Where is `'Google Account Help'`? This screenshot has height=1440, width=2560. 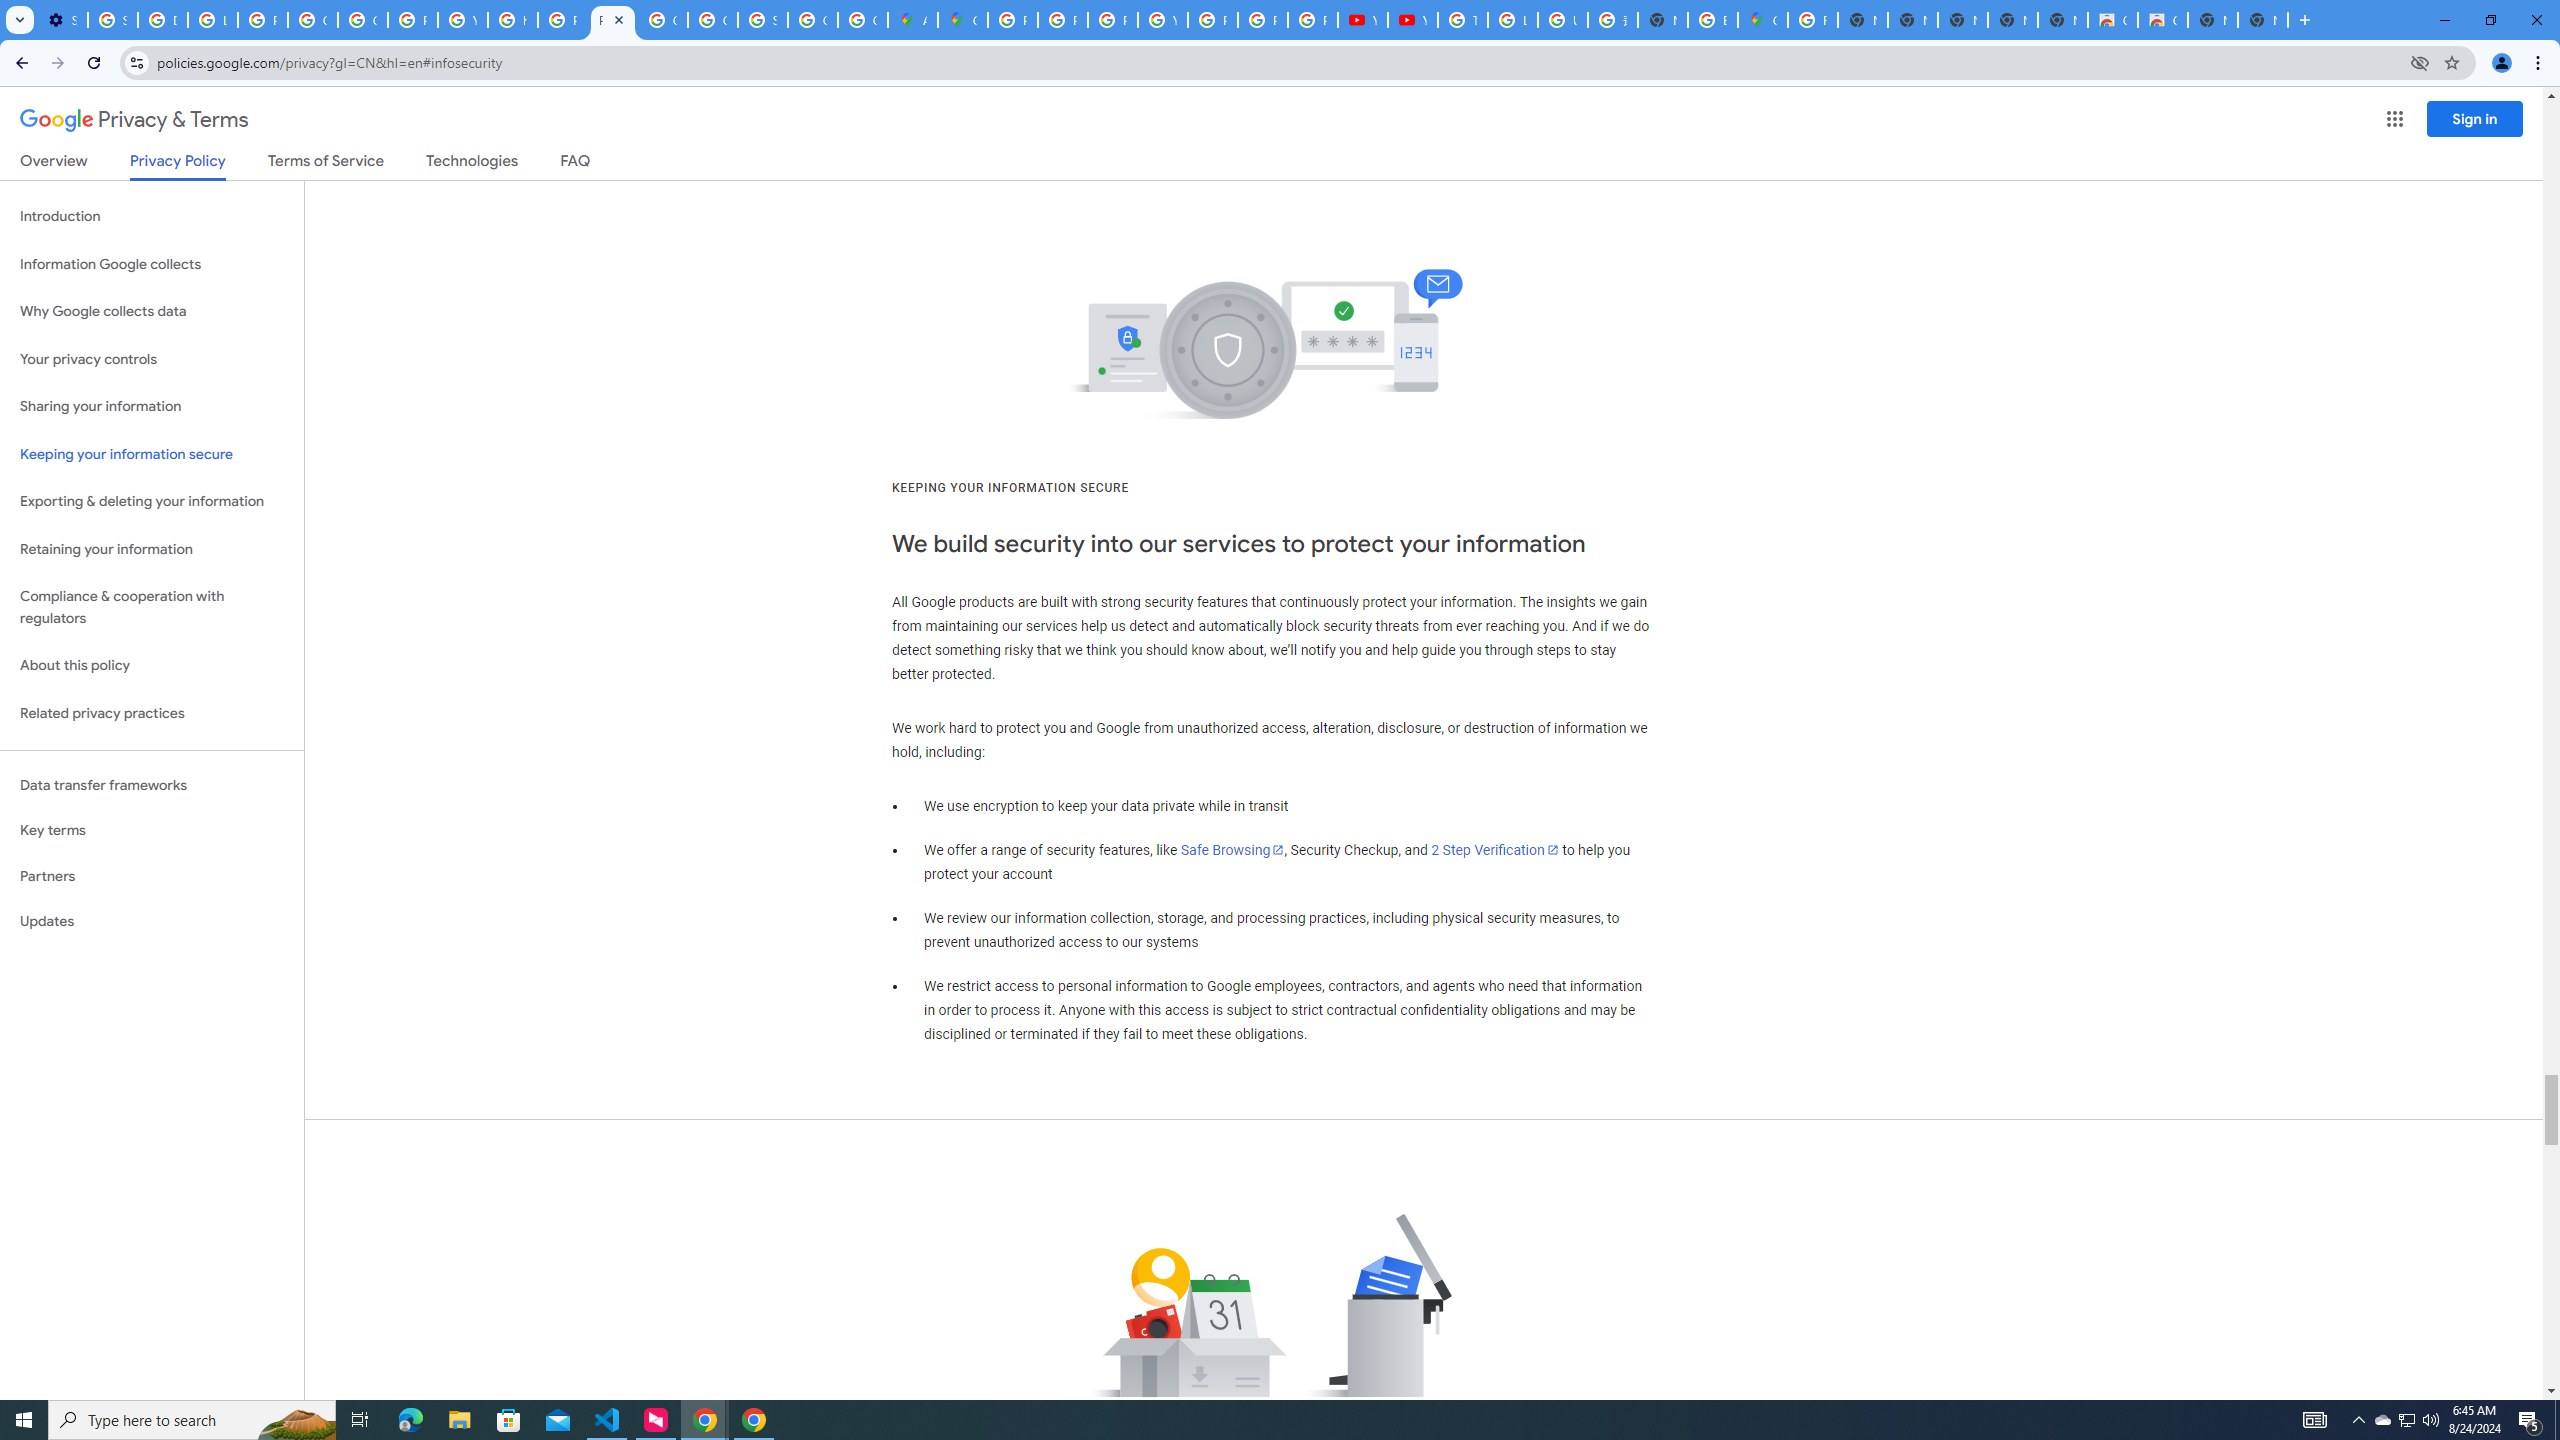 'Google Account Help' is located at coordinates (313, 19).